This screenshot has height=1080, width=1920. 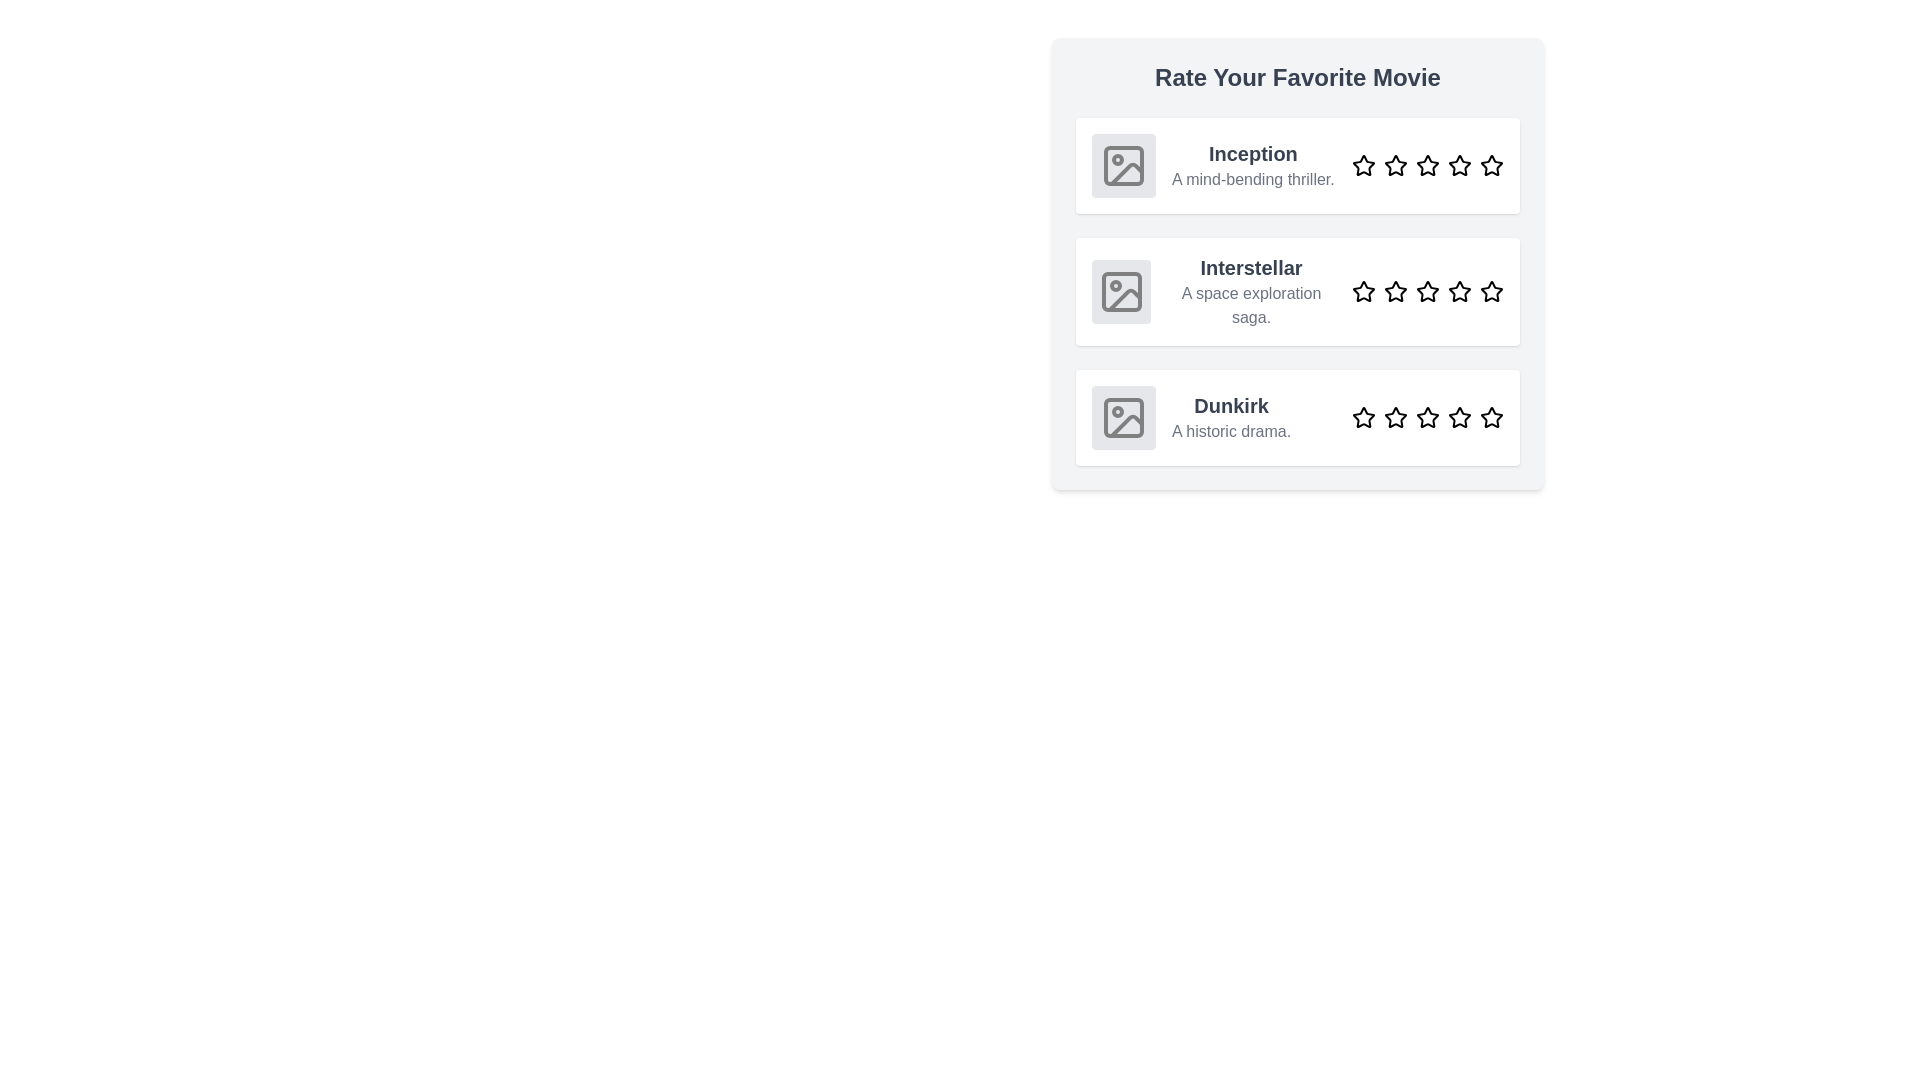 What do you see at coordinates (1395, 416) in the screenshot?
I see `the second interactive star icon to rate the movie 'Dunkirk' as 2 stars` at bounding box center [1395, 416].